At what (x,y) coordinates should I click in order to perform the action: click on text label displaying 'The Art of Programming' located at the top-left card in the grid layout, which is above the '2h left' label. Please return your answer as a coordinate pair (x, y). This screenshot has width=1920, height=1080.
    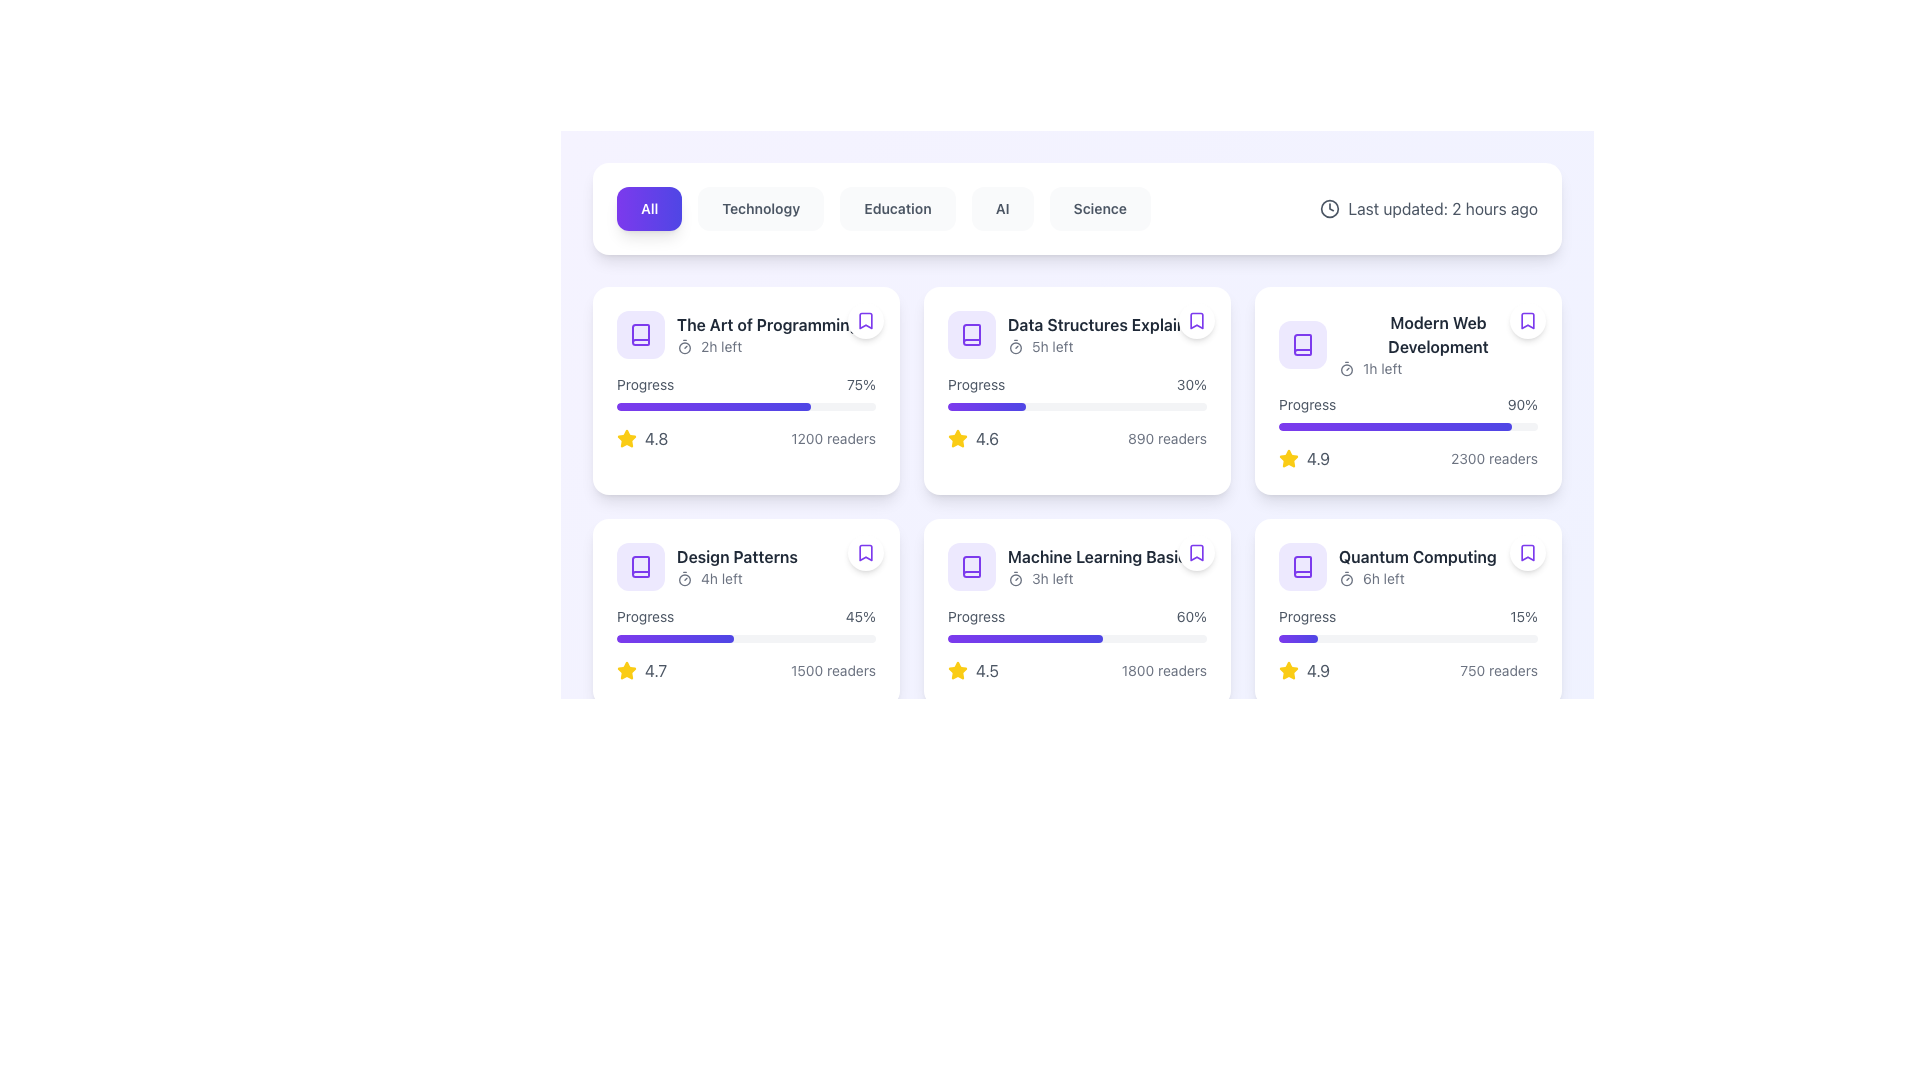
    Looking at the image, I should click on (767, 323).